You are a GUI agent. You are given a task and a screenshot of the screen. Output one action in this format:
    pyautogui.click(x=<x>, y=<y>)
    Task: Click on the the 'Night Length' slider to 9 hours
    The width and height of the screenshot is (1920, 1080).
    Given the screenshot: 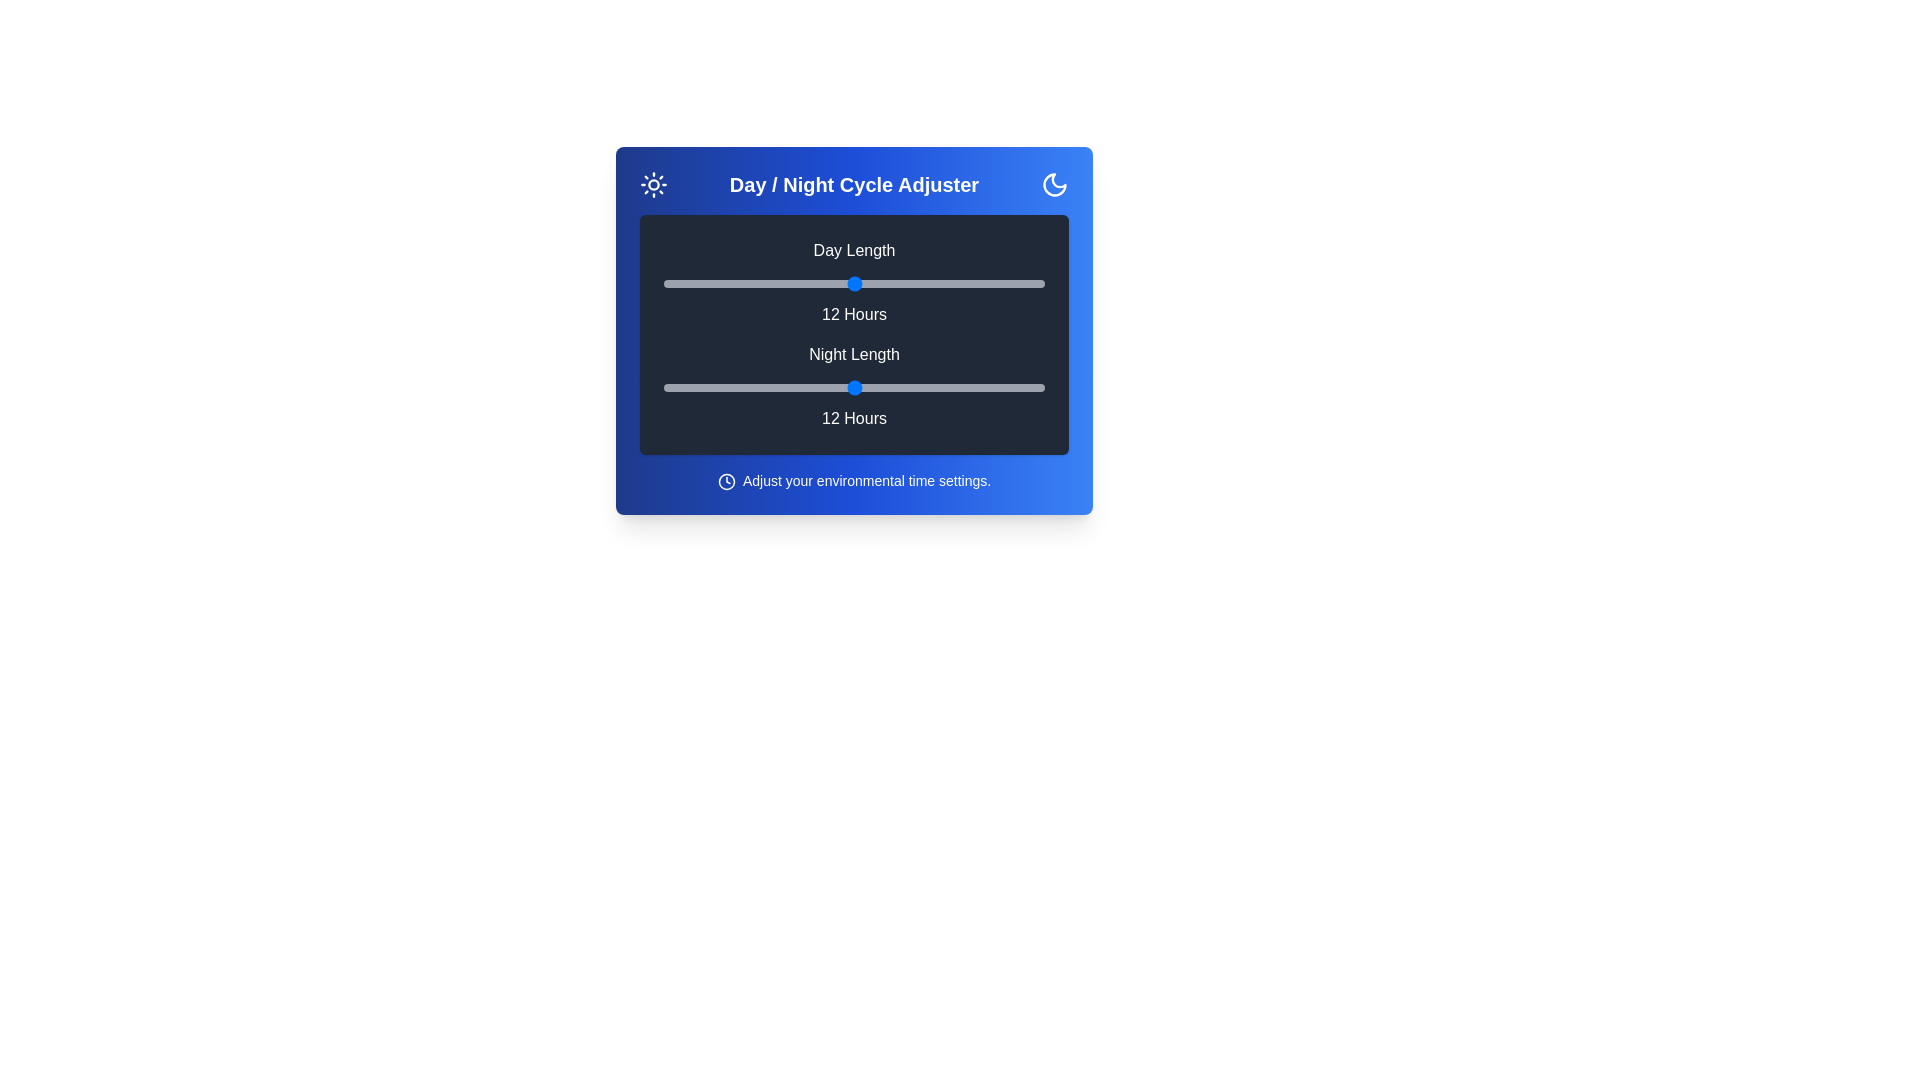 What is the action you would take?
    pyautogui.click(x=758, y=388)
    